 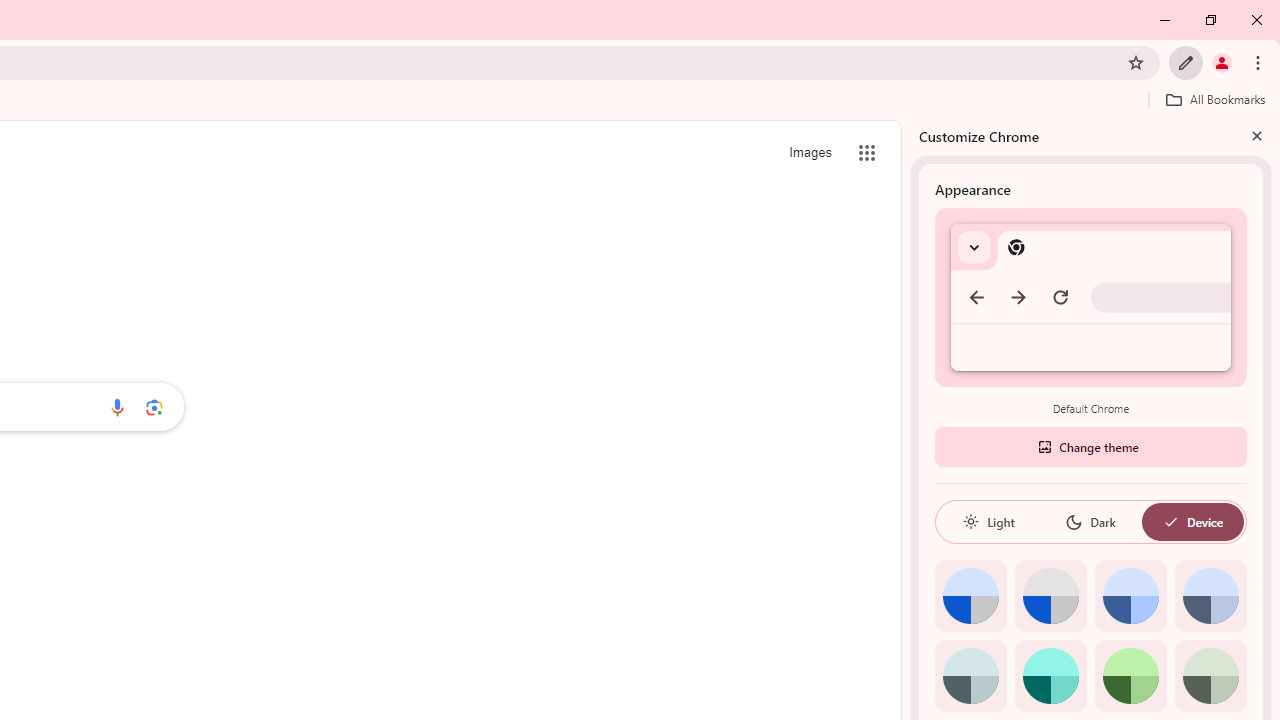 What do you see at coordinates (1209, 675) in the screenshot?
I see `'Viridian'` at bounding box center [1209, 675].